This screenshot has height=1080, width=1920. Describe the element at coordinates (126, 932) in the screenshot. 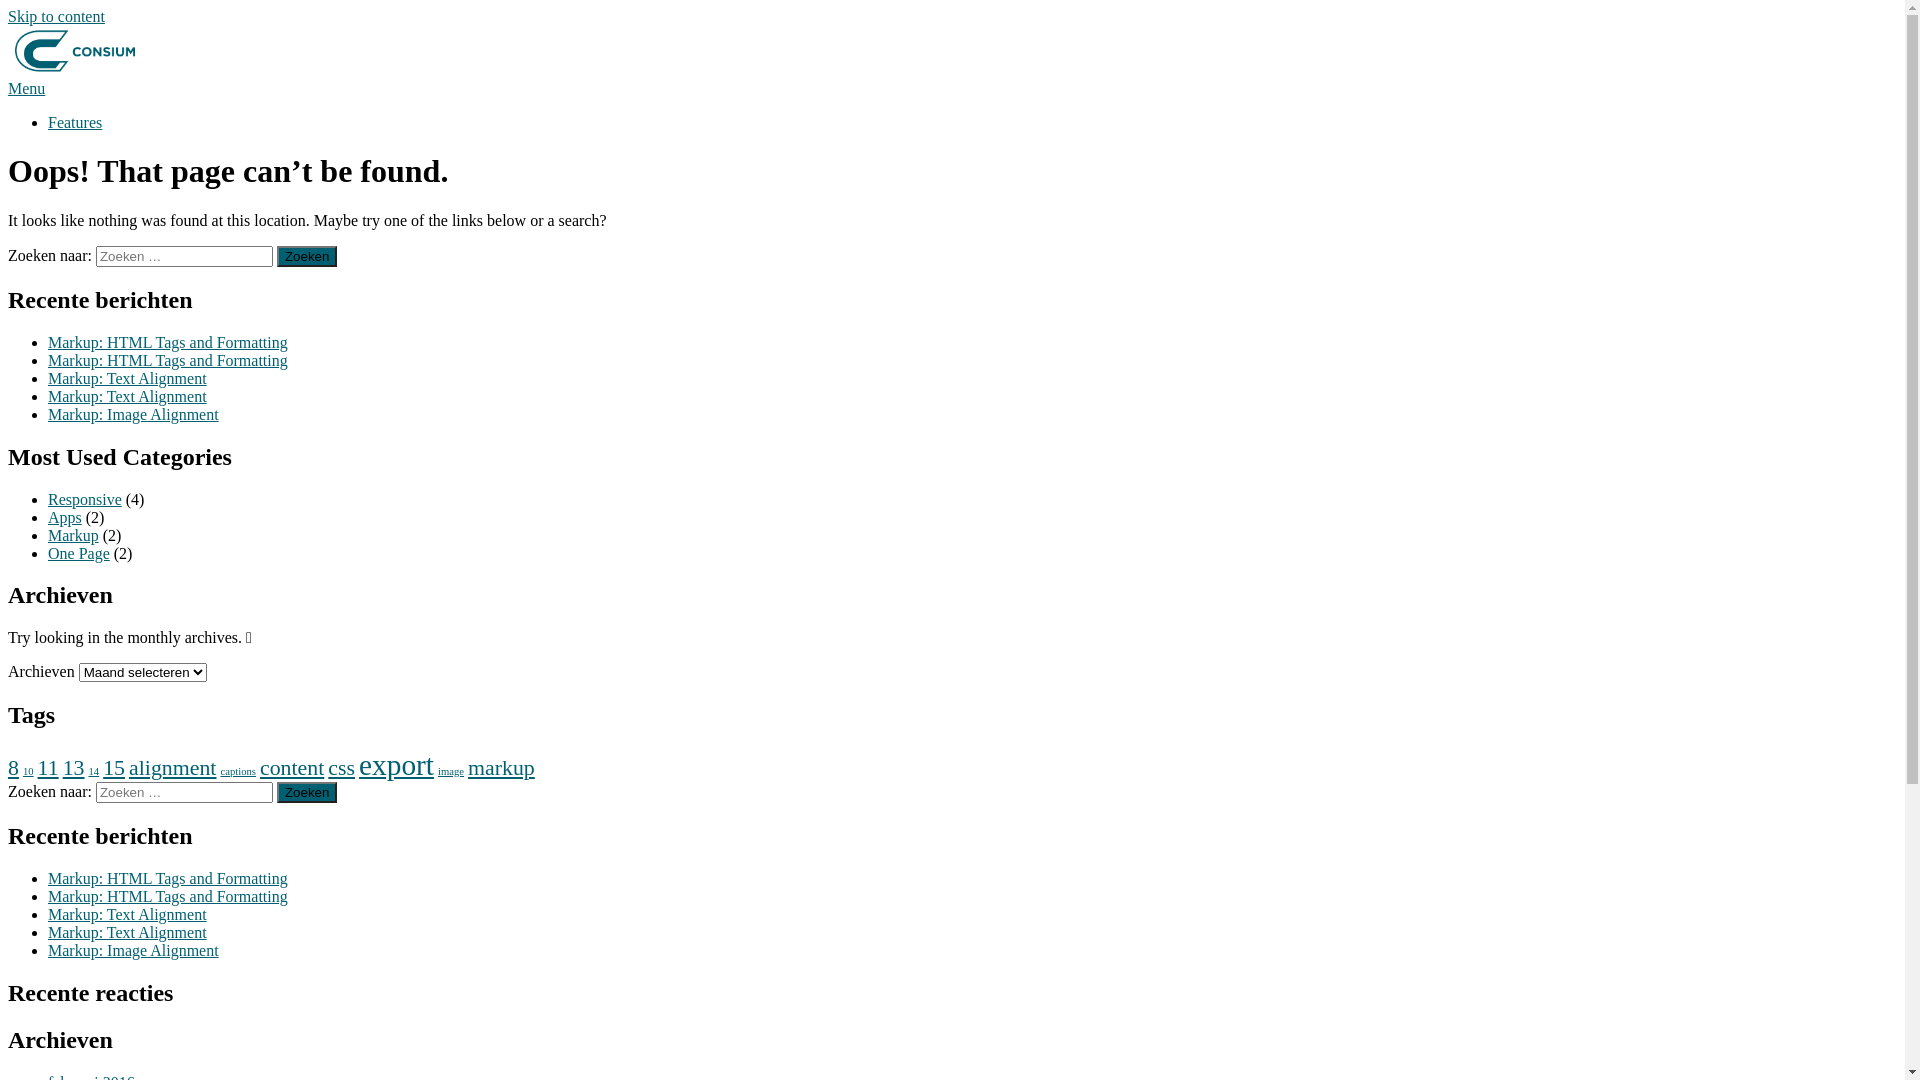

I see `'Markup: Text Alignment'` at that location.